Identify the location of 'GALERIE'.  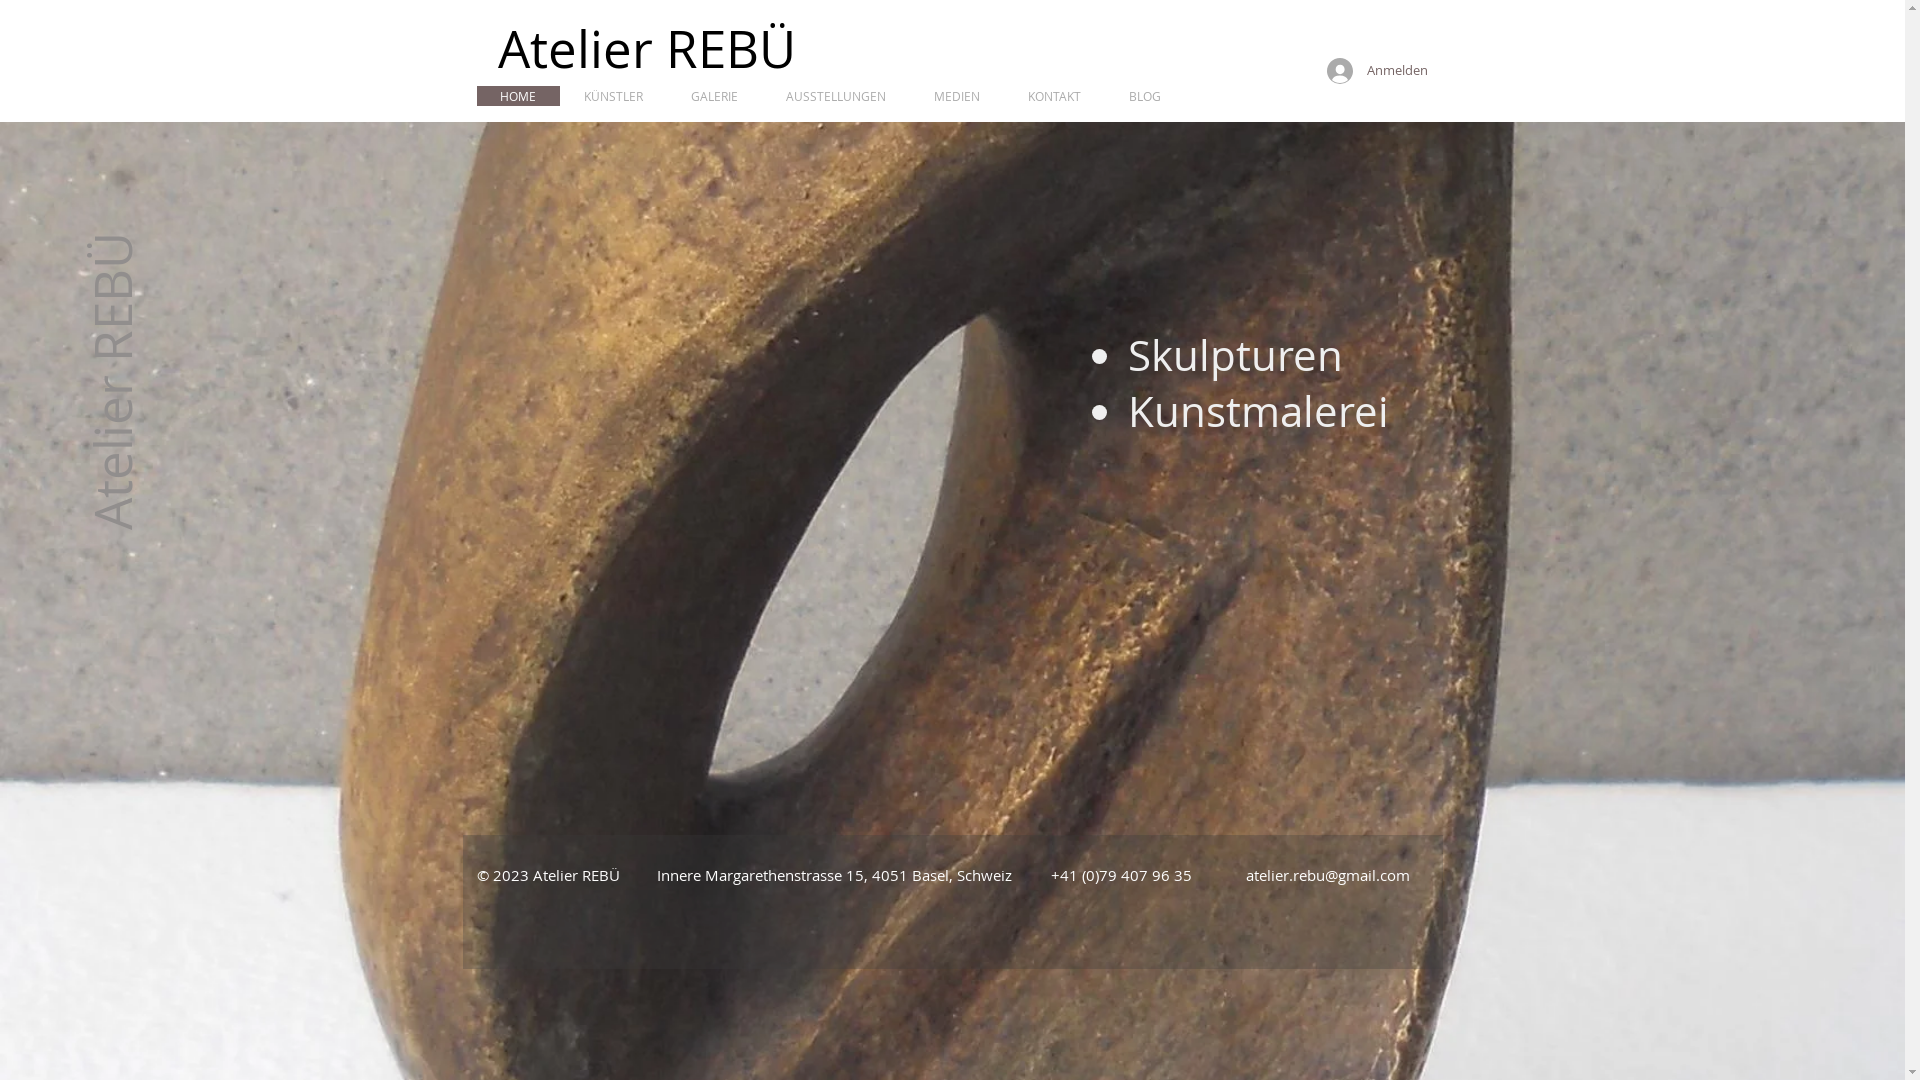
(670, 97).